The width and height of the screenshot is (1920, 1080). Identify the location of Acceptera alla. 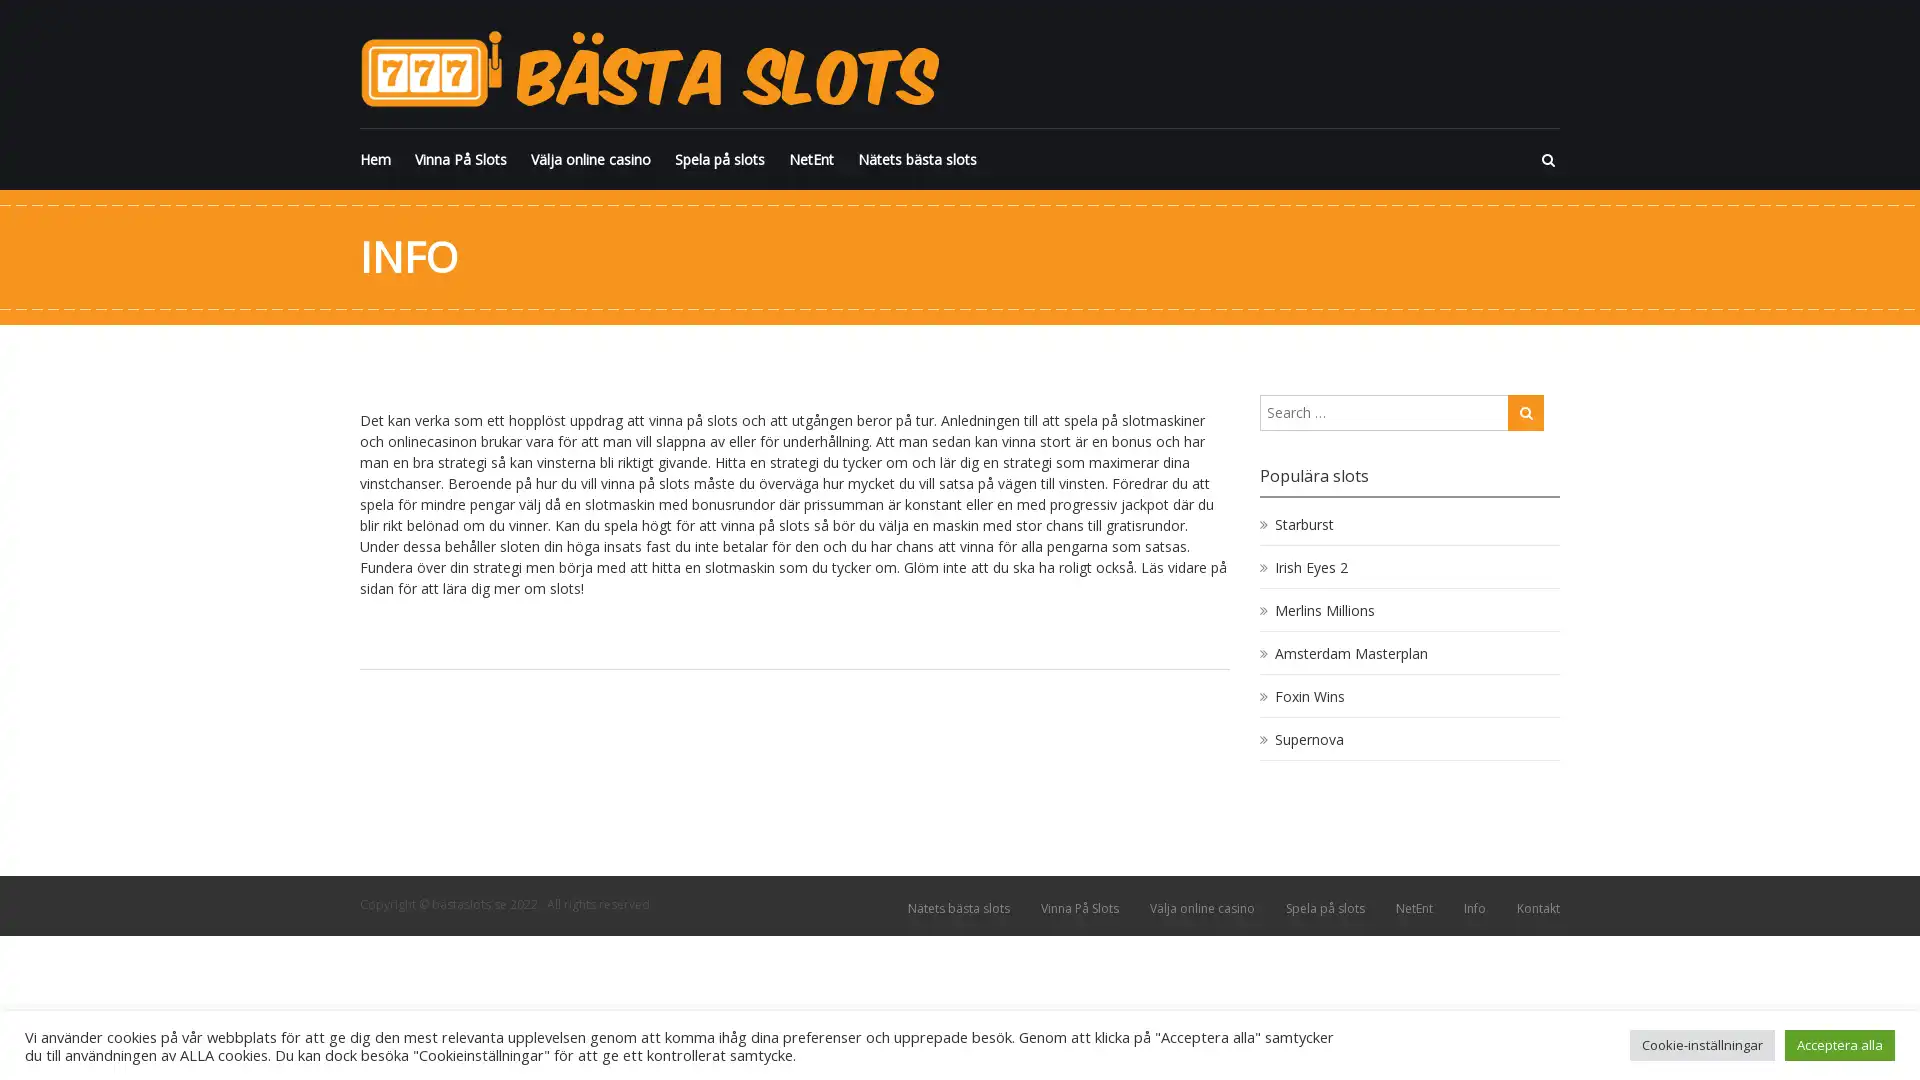
(1839, 1044).